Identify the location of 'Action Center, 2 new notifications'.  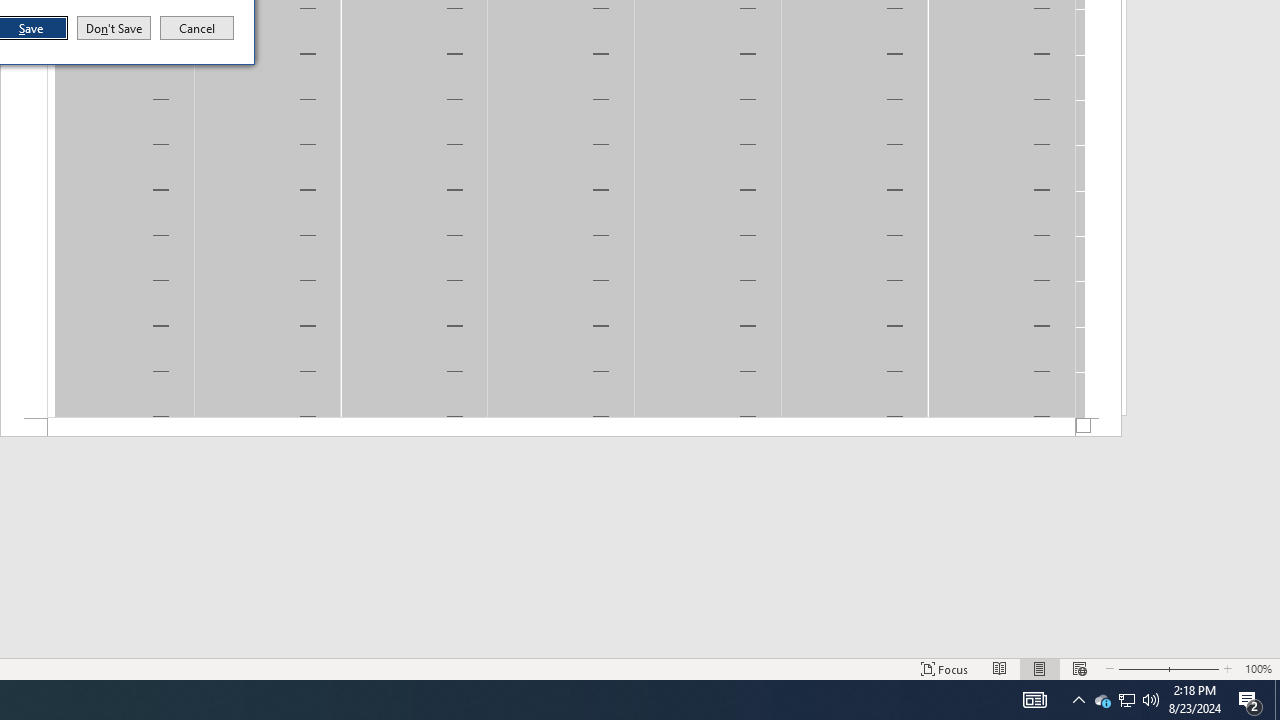
(1250, 698).